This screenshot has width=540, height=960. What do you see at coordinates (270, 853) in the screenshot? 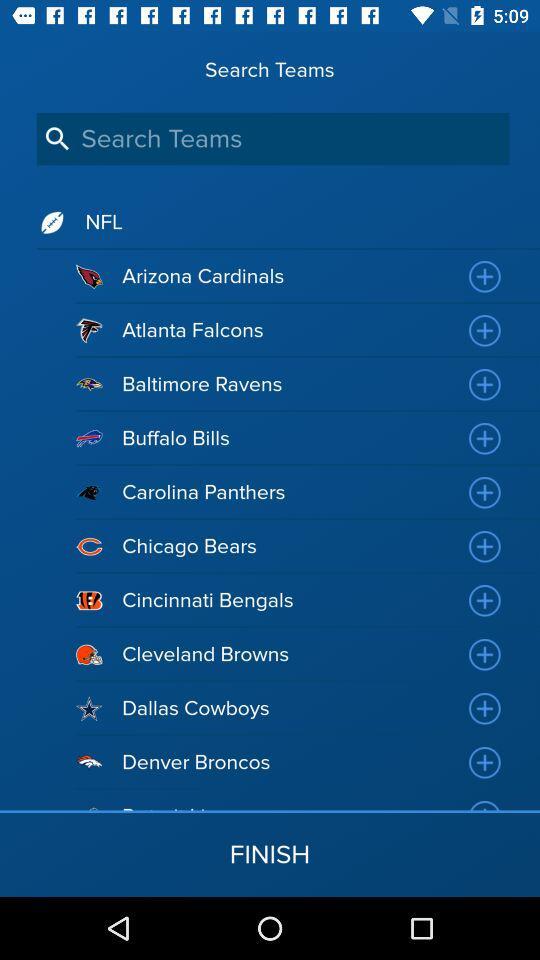
I see `finish item` at bounding box center [270, 853].